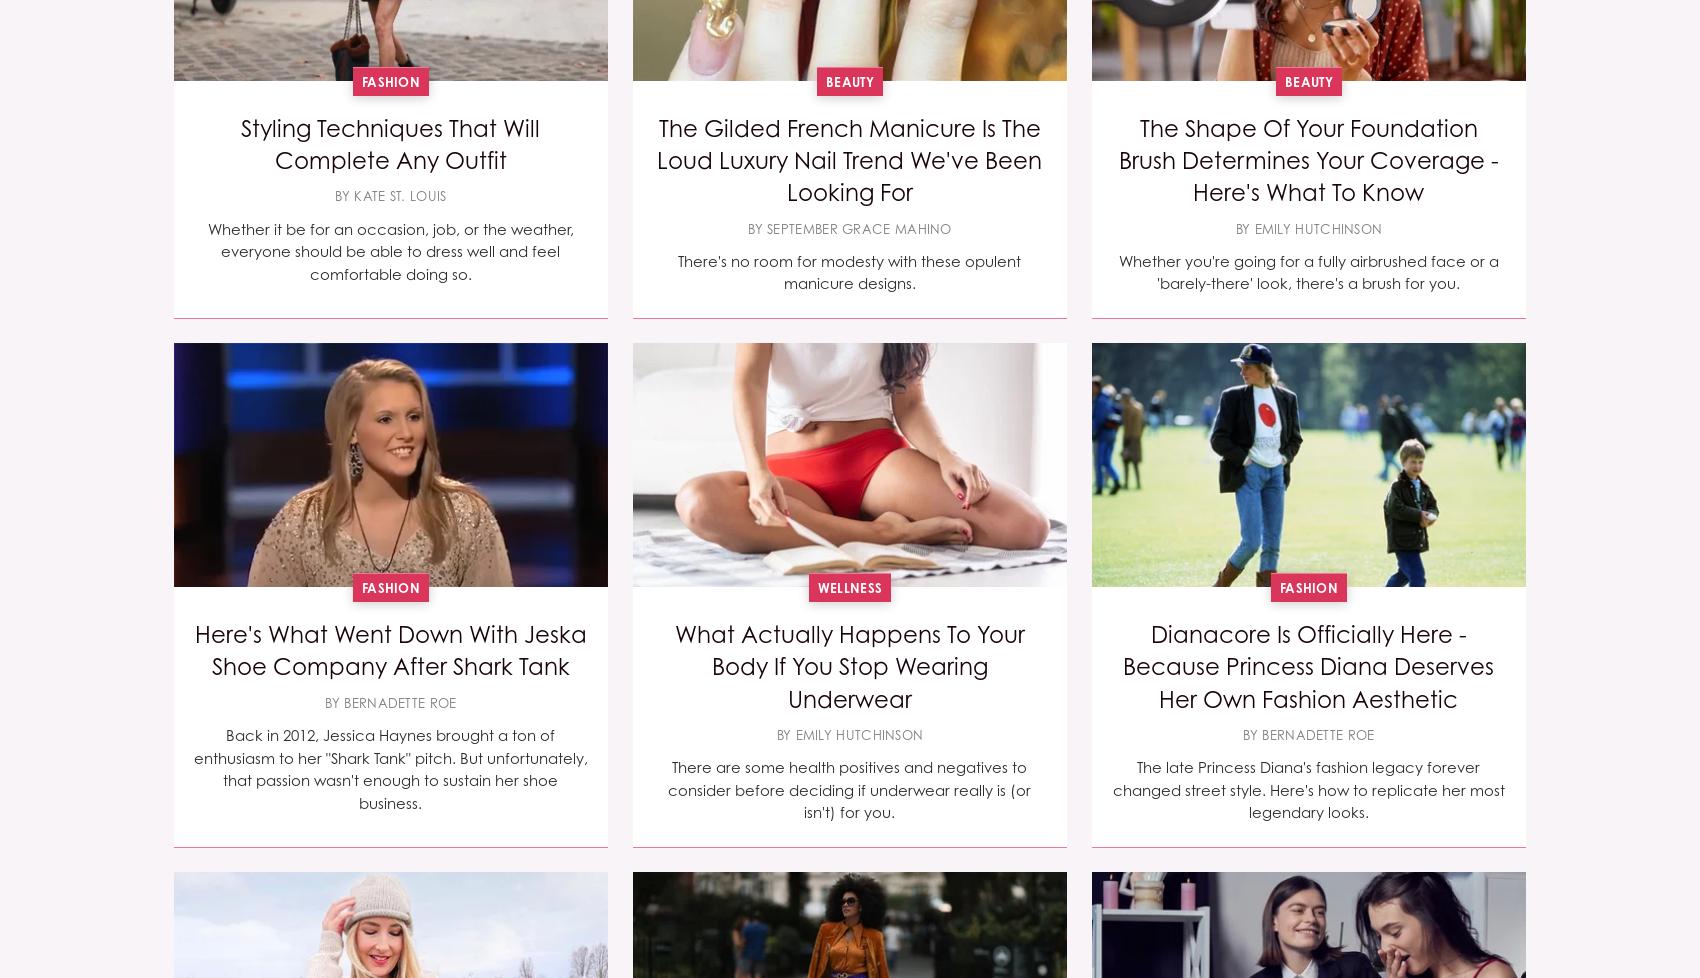  What do you see at coordinates (848, 587) in the screenshot?
I see `'Wellness'` at bounding box center [848, 587].